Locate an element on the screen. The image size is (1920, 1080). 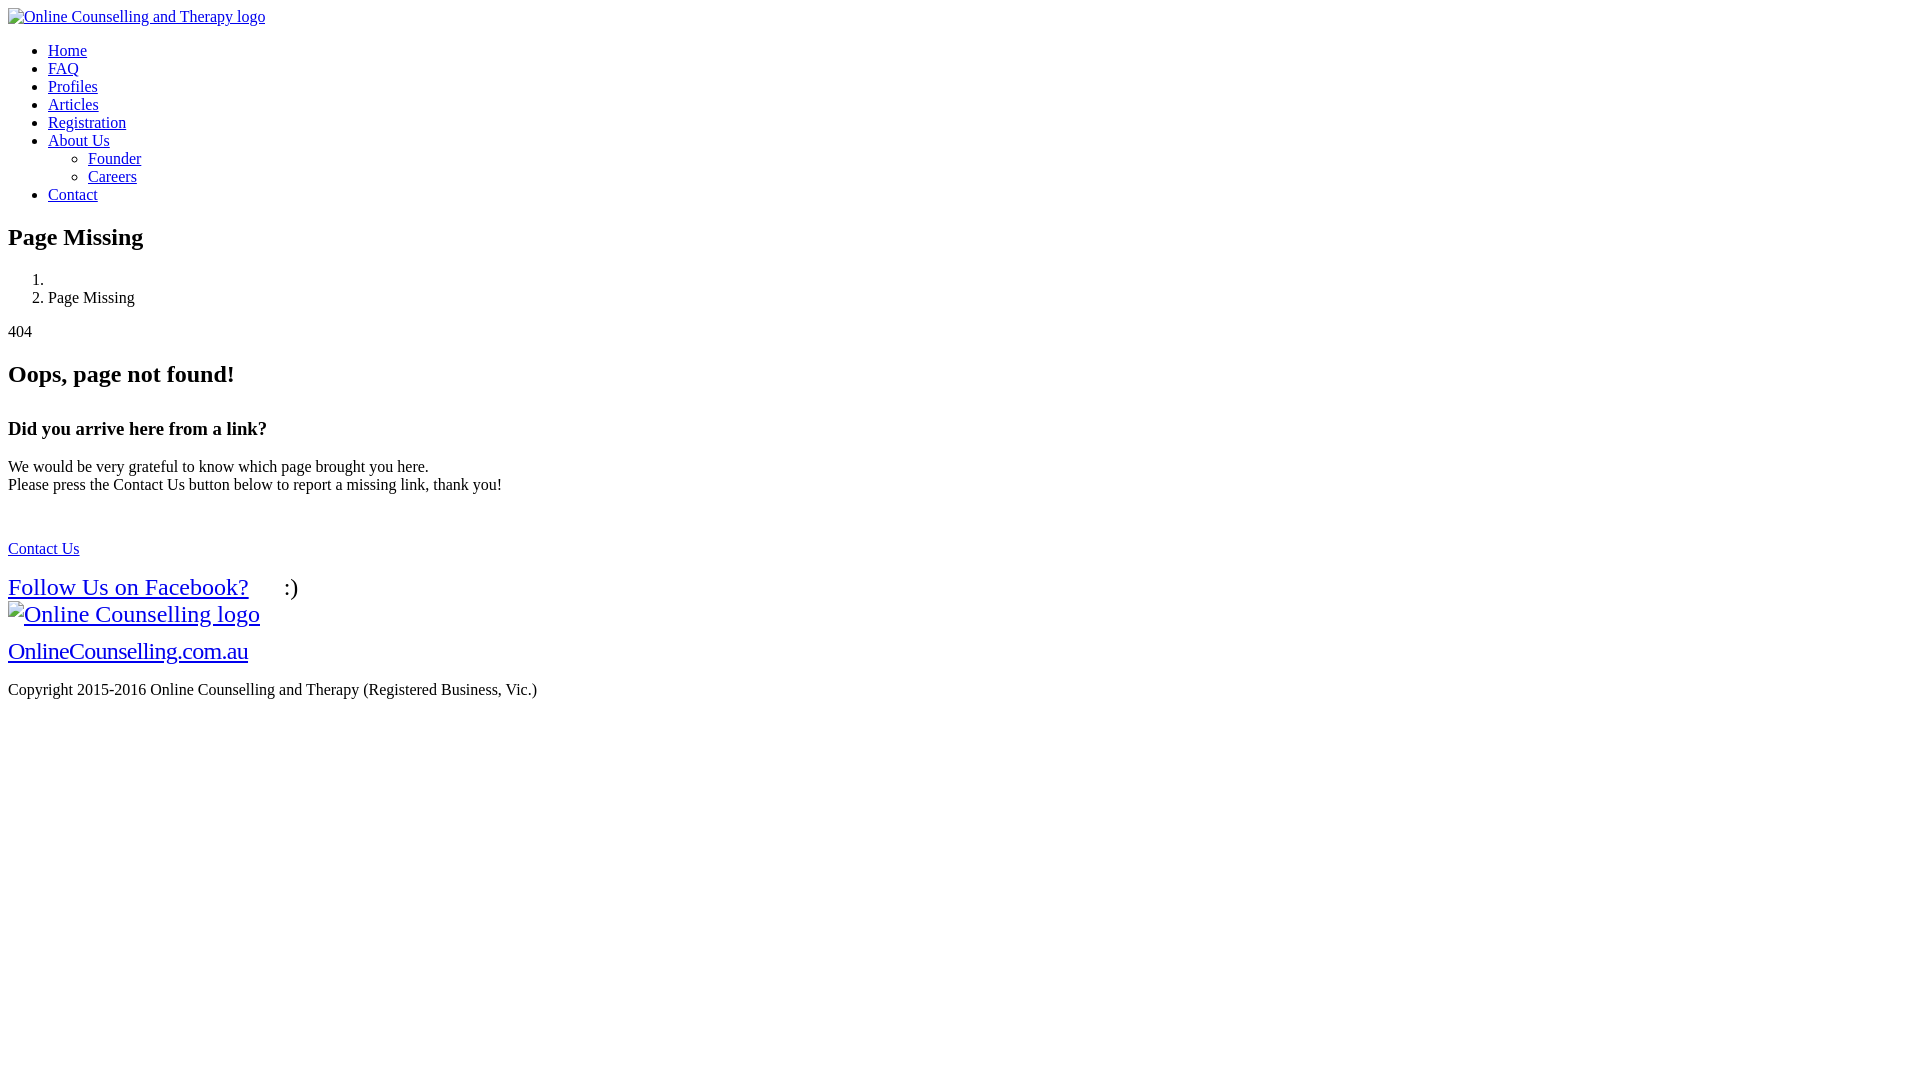
'Founder' is located at coordinates (113, 157).